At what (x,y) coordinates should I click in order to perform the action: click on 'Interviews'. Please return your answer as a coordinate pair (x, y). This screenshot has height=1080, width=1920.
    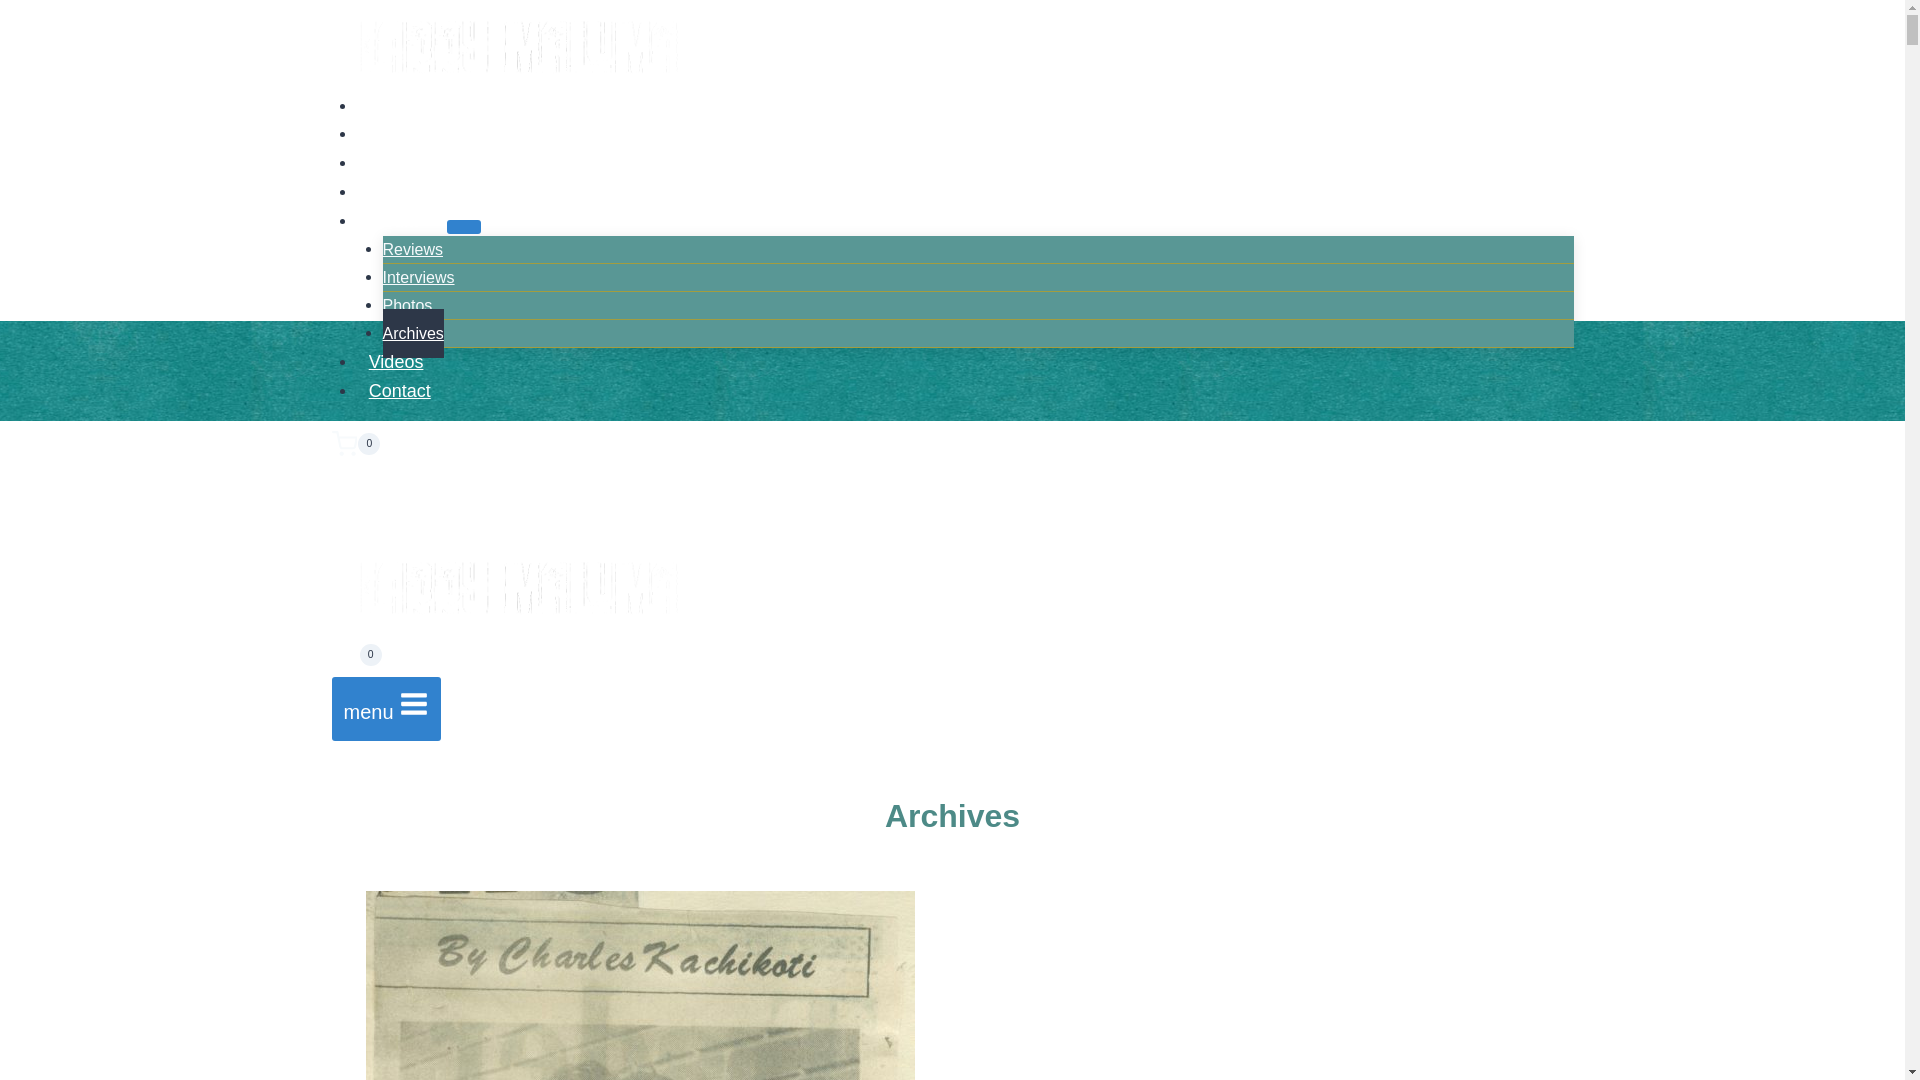
    Looking at the image, I should click on (416, 277).